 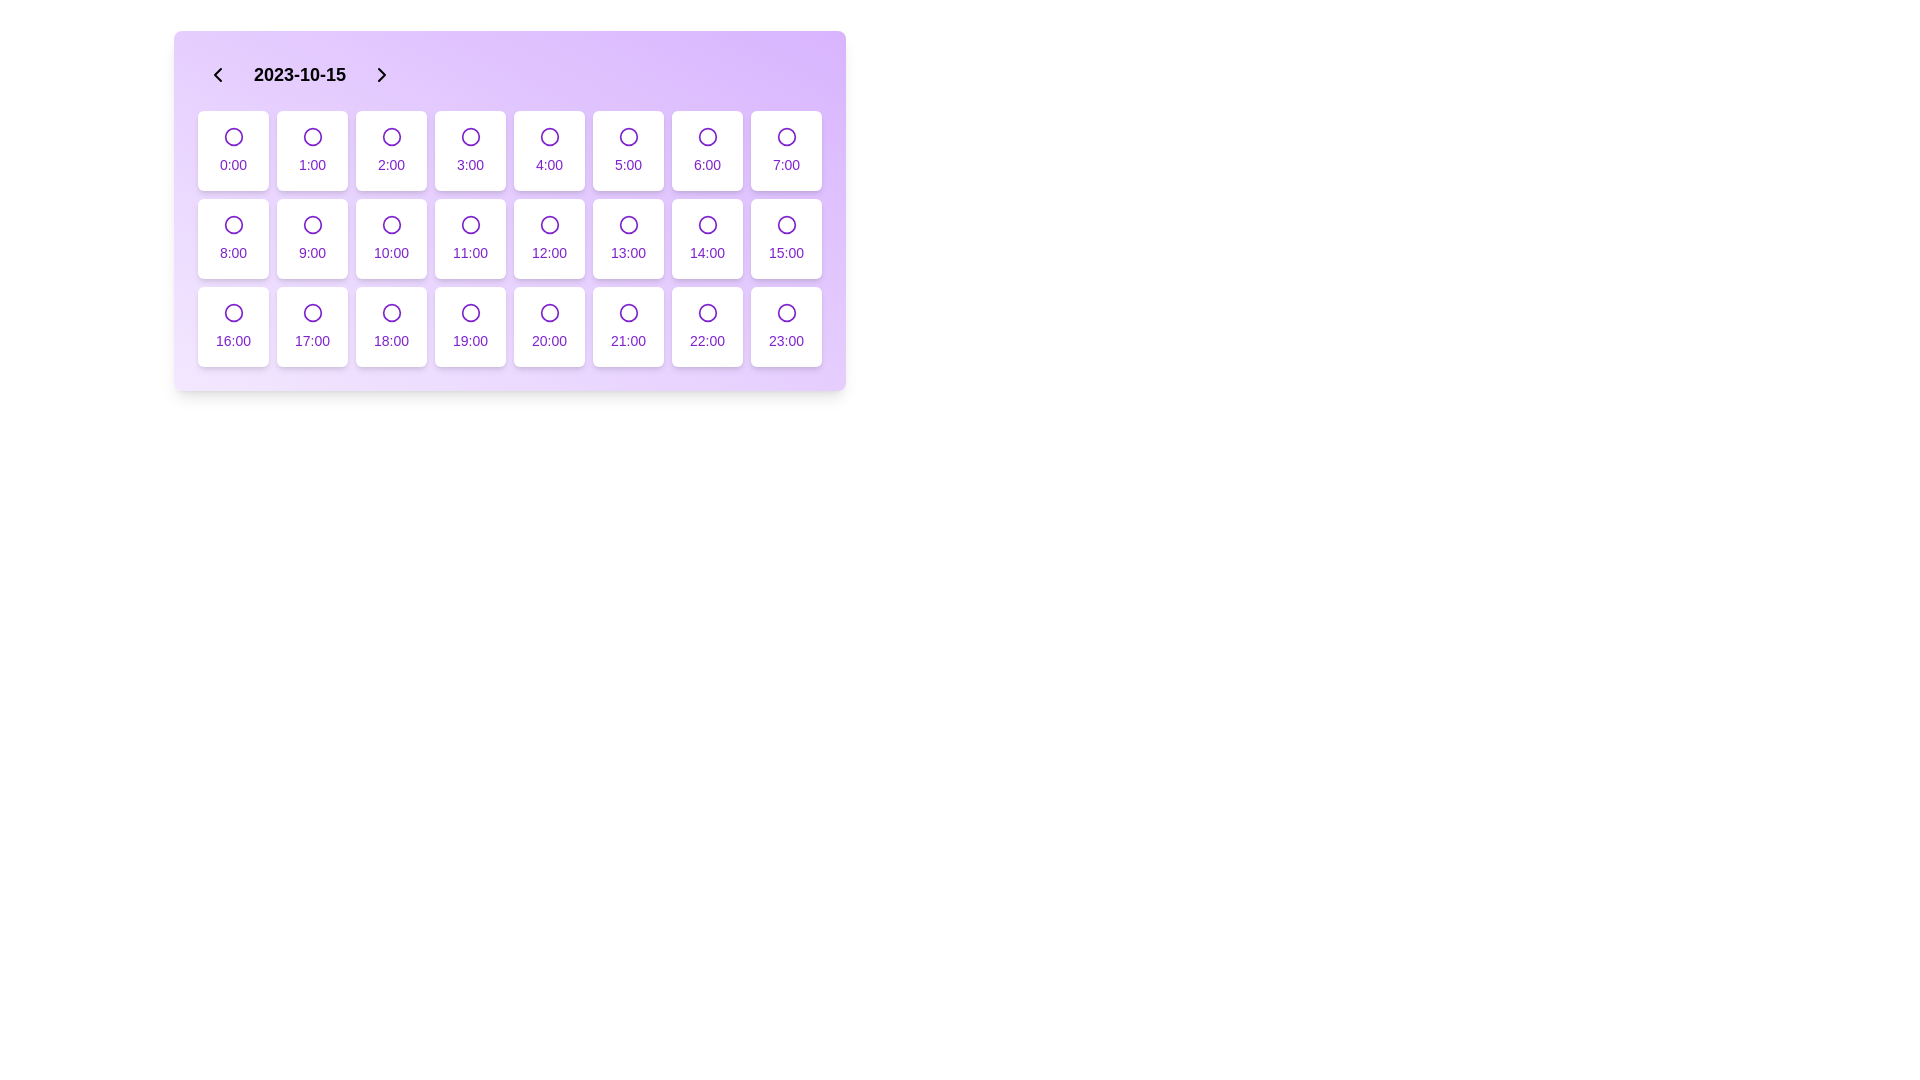 What do you see at coordinates (382, 73) in the screenshot?
I see `the navigational button located adjacent to the displayed date '2023-10-15'` at bounding box center [382, 73].